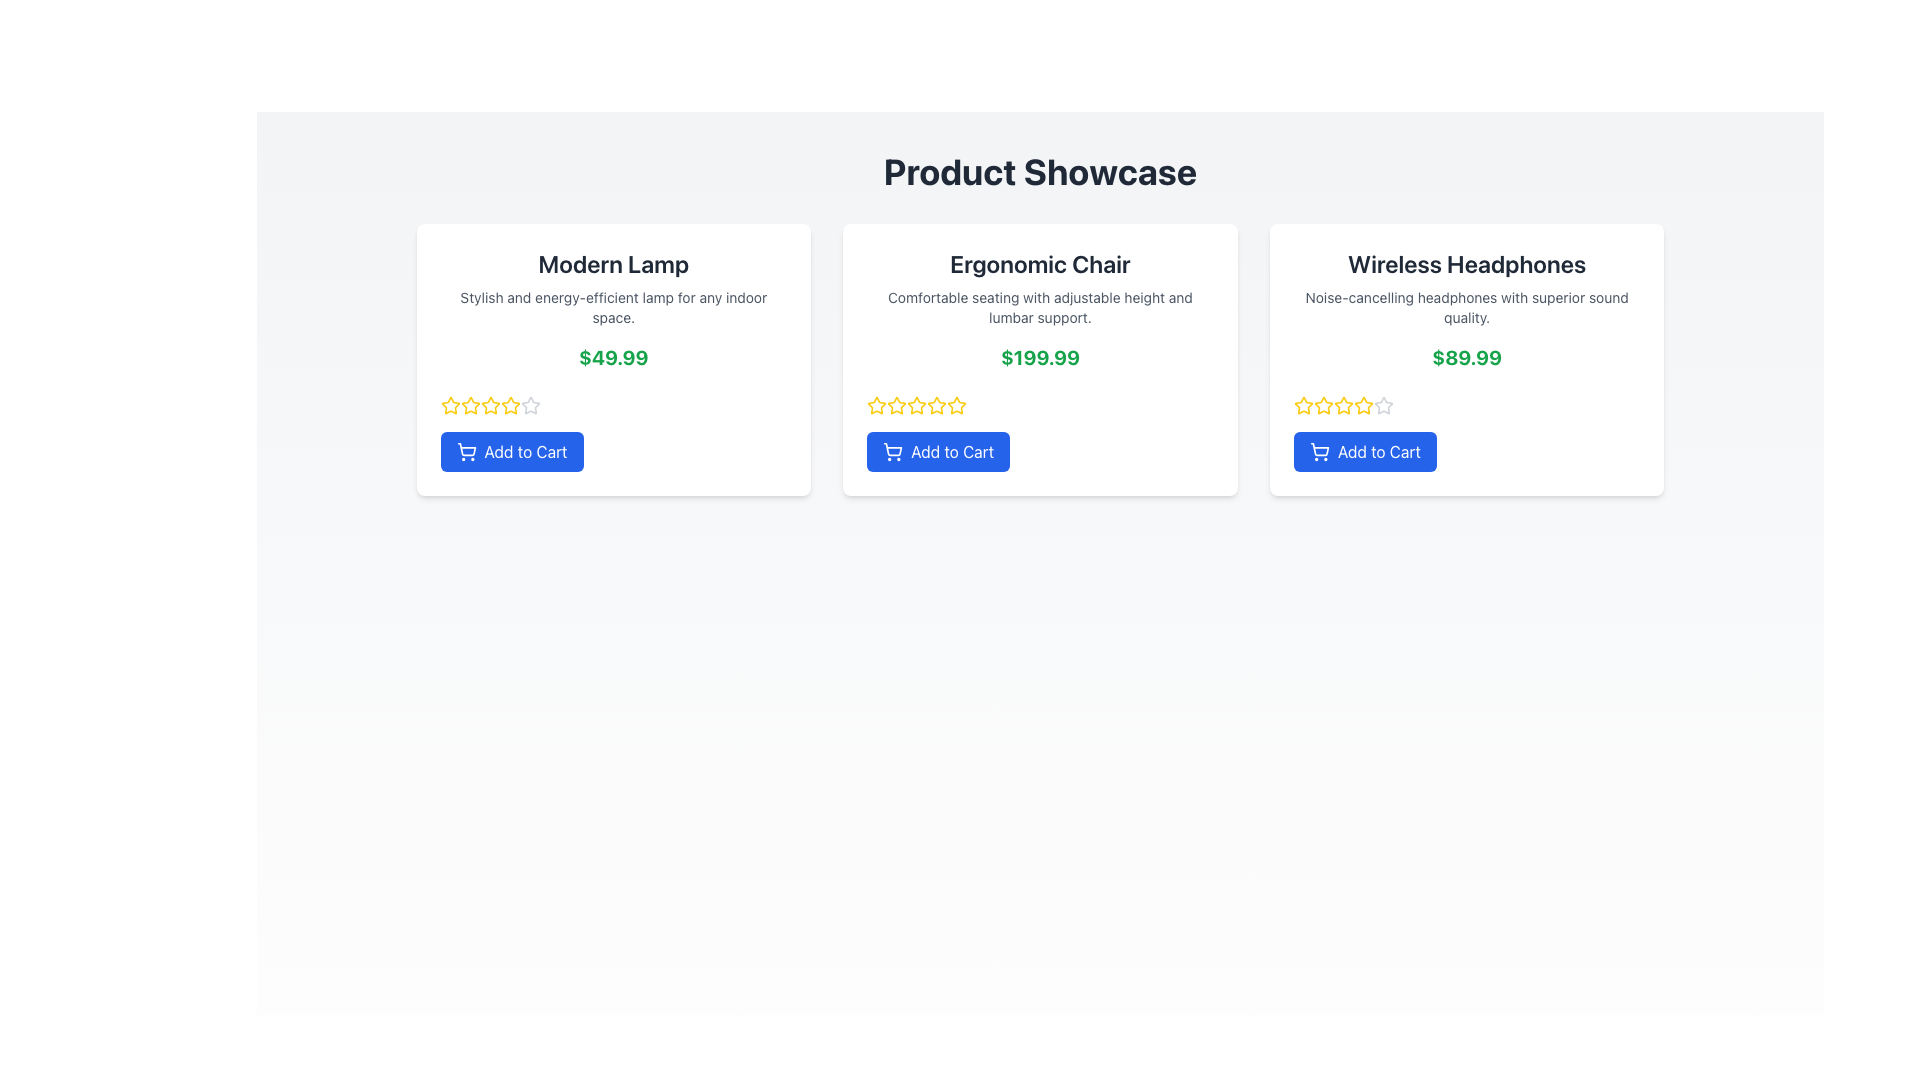 Image resolution: width=1920 pixels, height=1080 pixels. What do you see at coordinates (1319, 451) in the screenshot?
I see `the shopping cart icon located to the left of the 'Add to Cart' button on the blue button area at the bottom center of the 'Wireless Headphones' product card` at bounding box center [1319, 451].